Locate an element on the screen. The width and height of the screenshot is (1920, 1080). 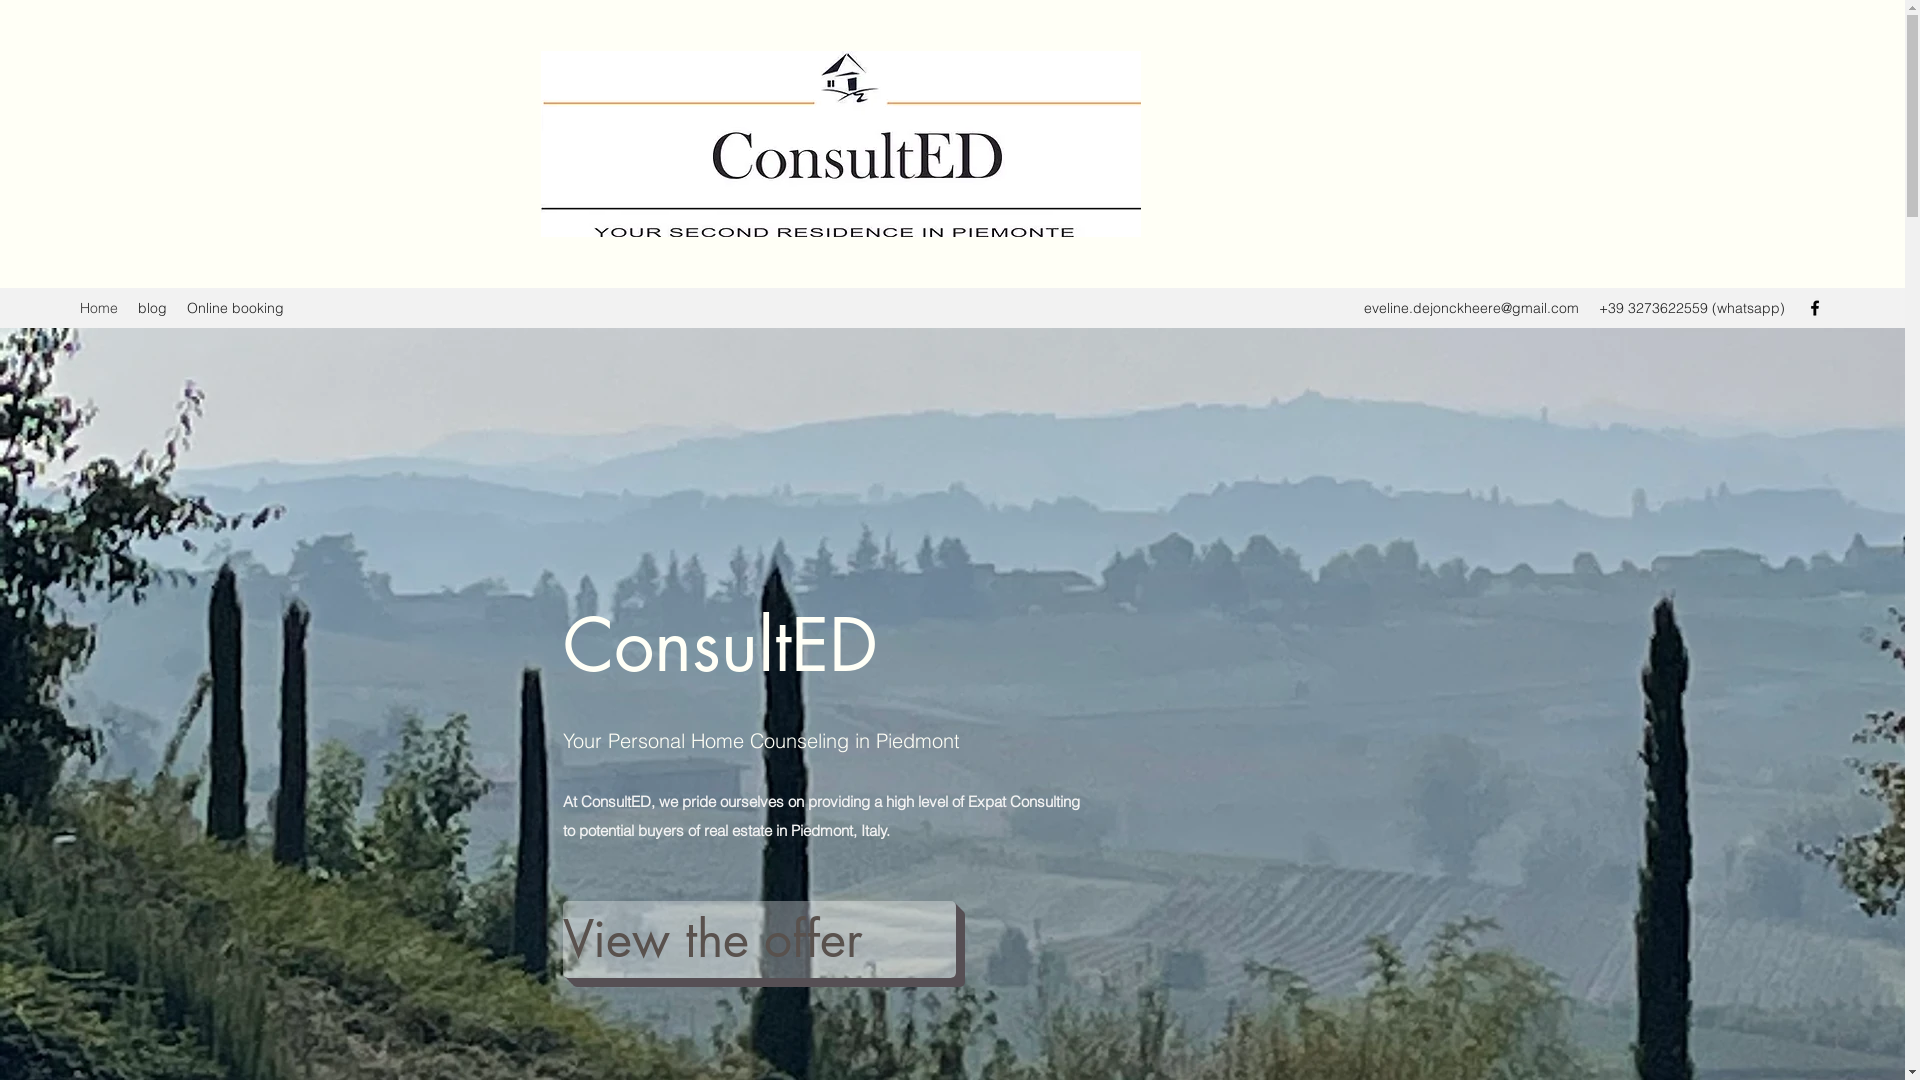
'Online booking' is located at coordinates (235, 308).